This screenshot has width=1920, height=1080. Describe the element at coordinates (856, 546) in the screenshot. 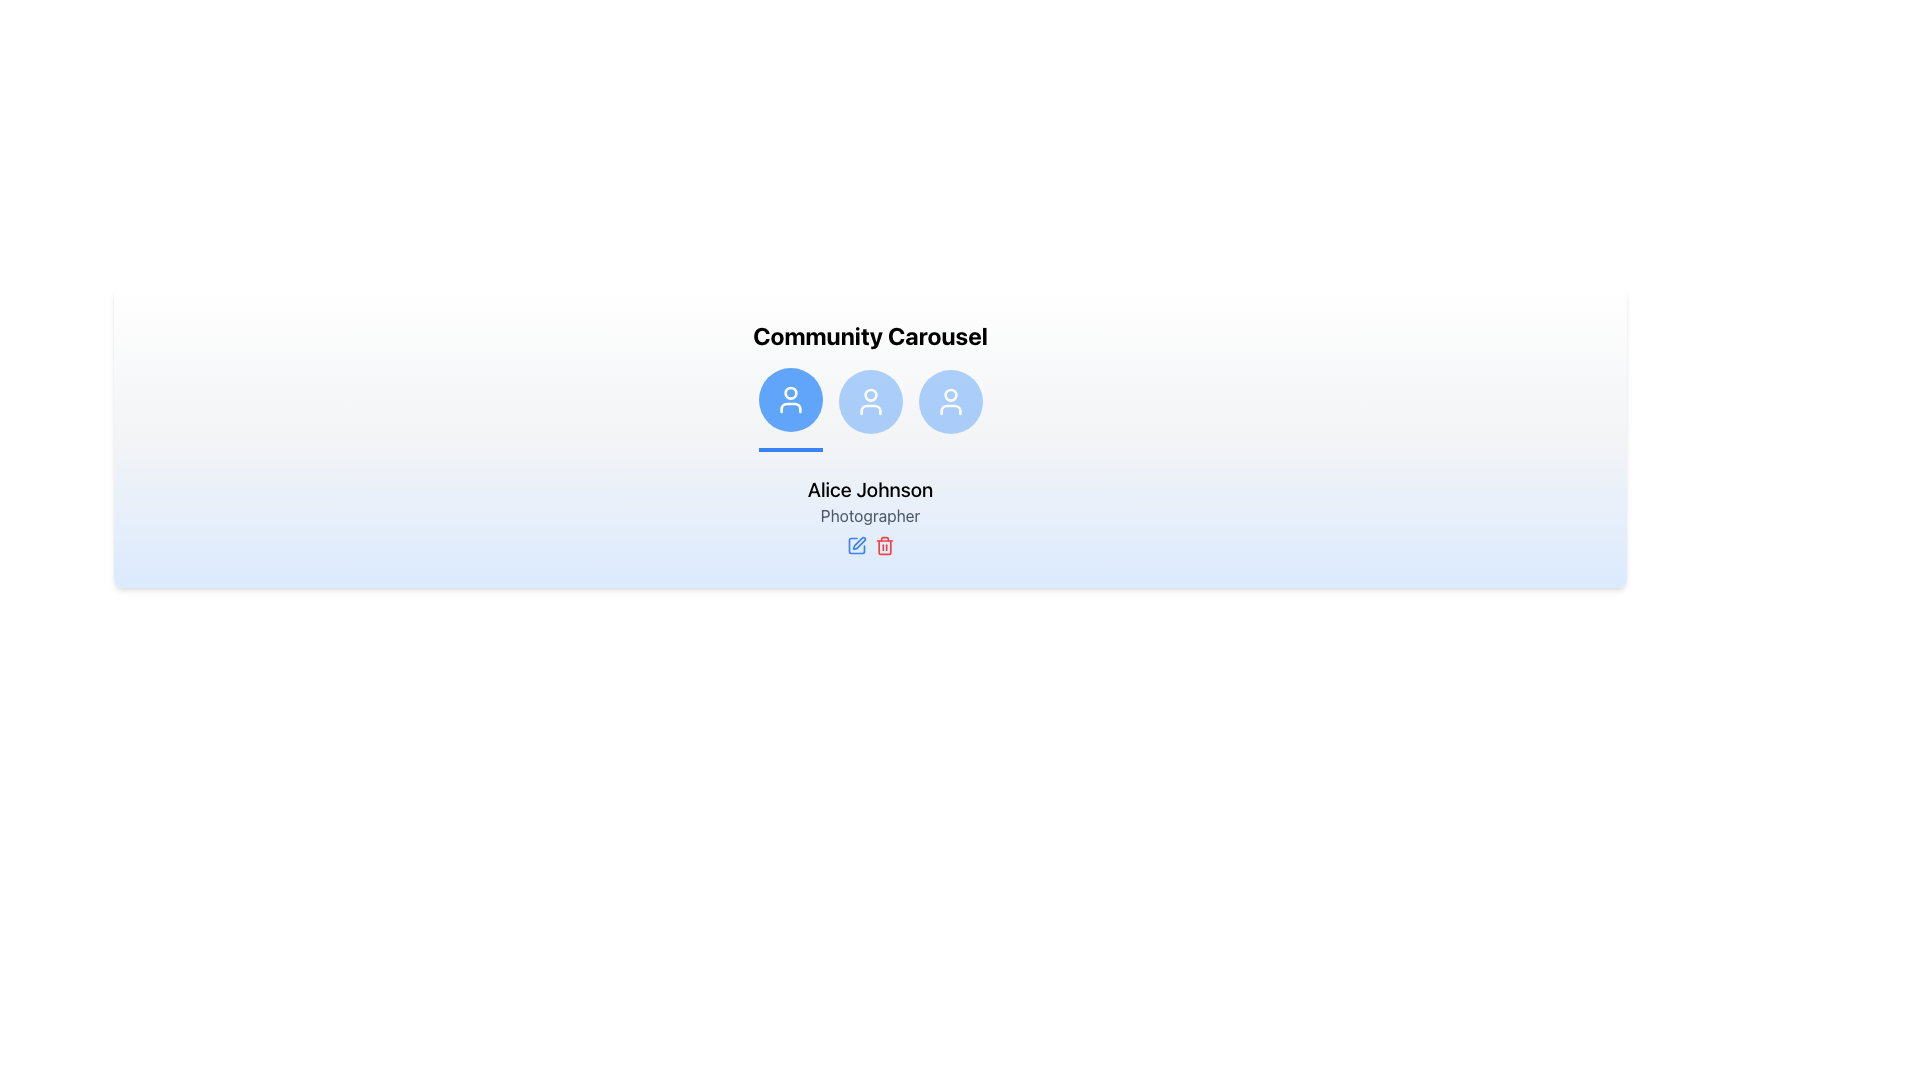

I see `the pen-shaped icon button, which is blue and located in the middle of the bottom section of the card` at that location.